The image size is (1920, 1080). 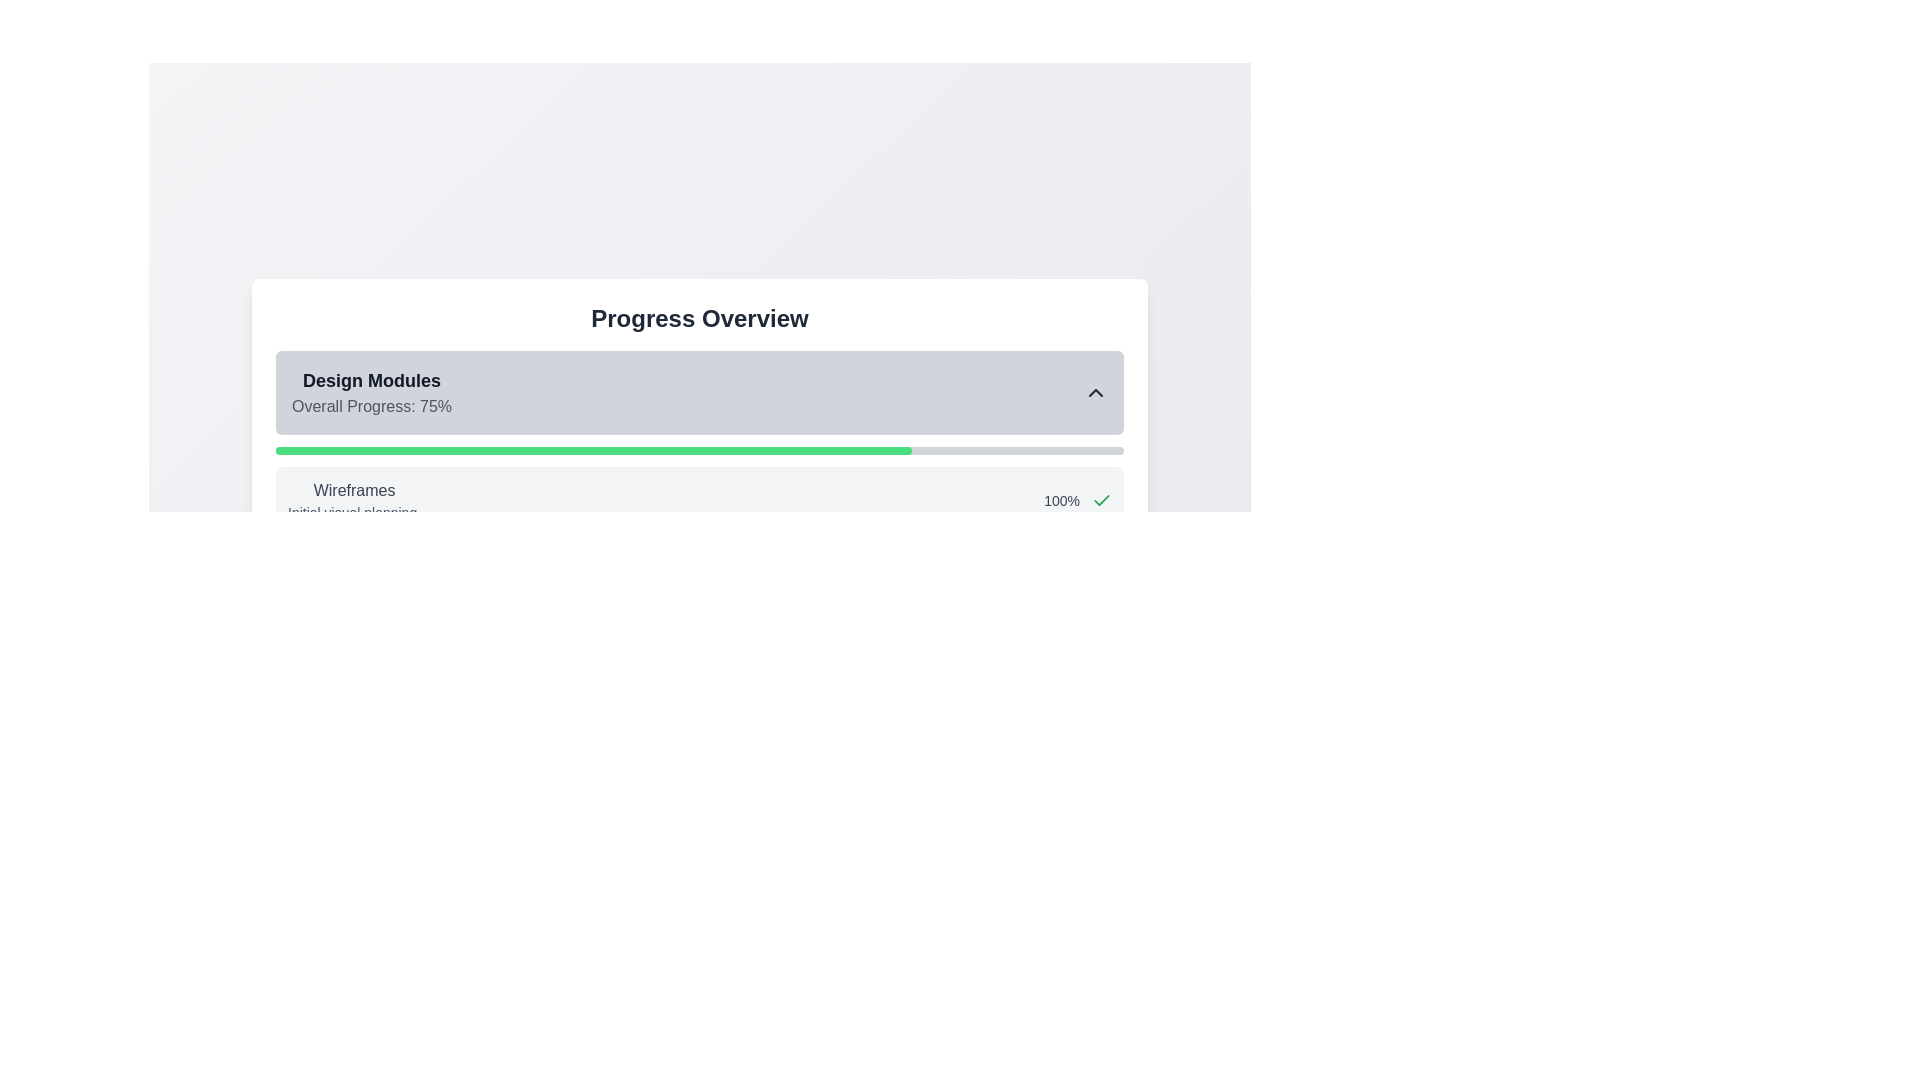 I want to click on the completion icon located adjacent to the '100%' text label in the bottom-right corner of the progress summary section, so click(x=1101, y=500).